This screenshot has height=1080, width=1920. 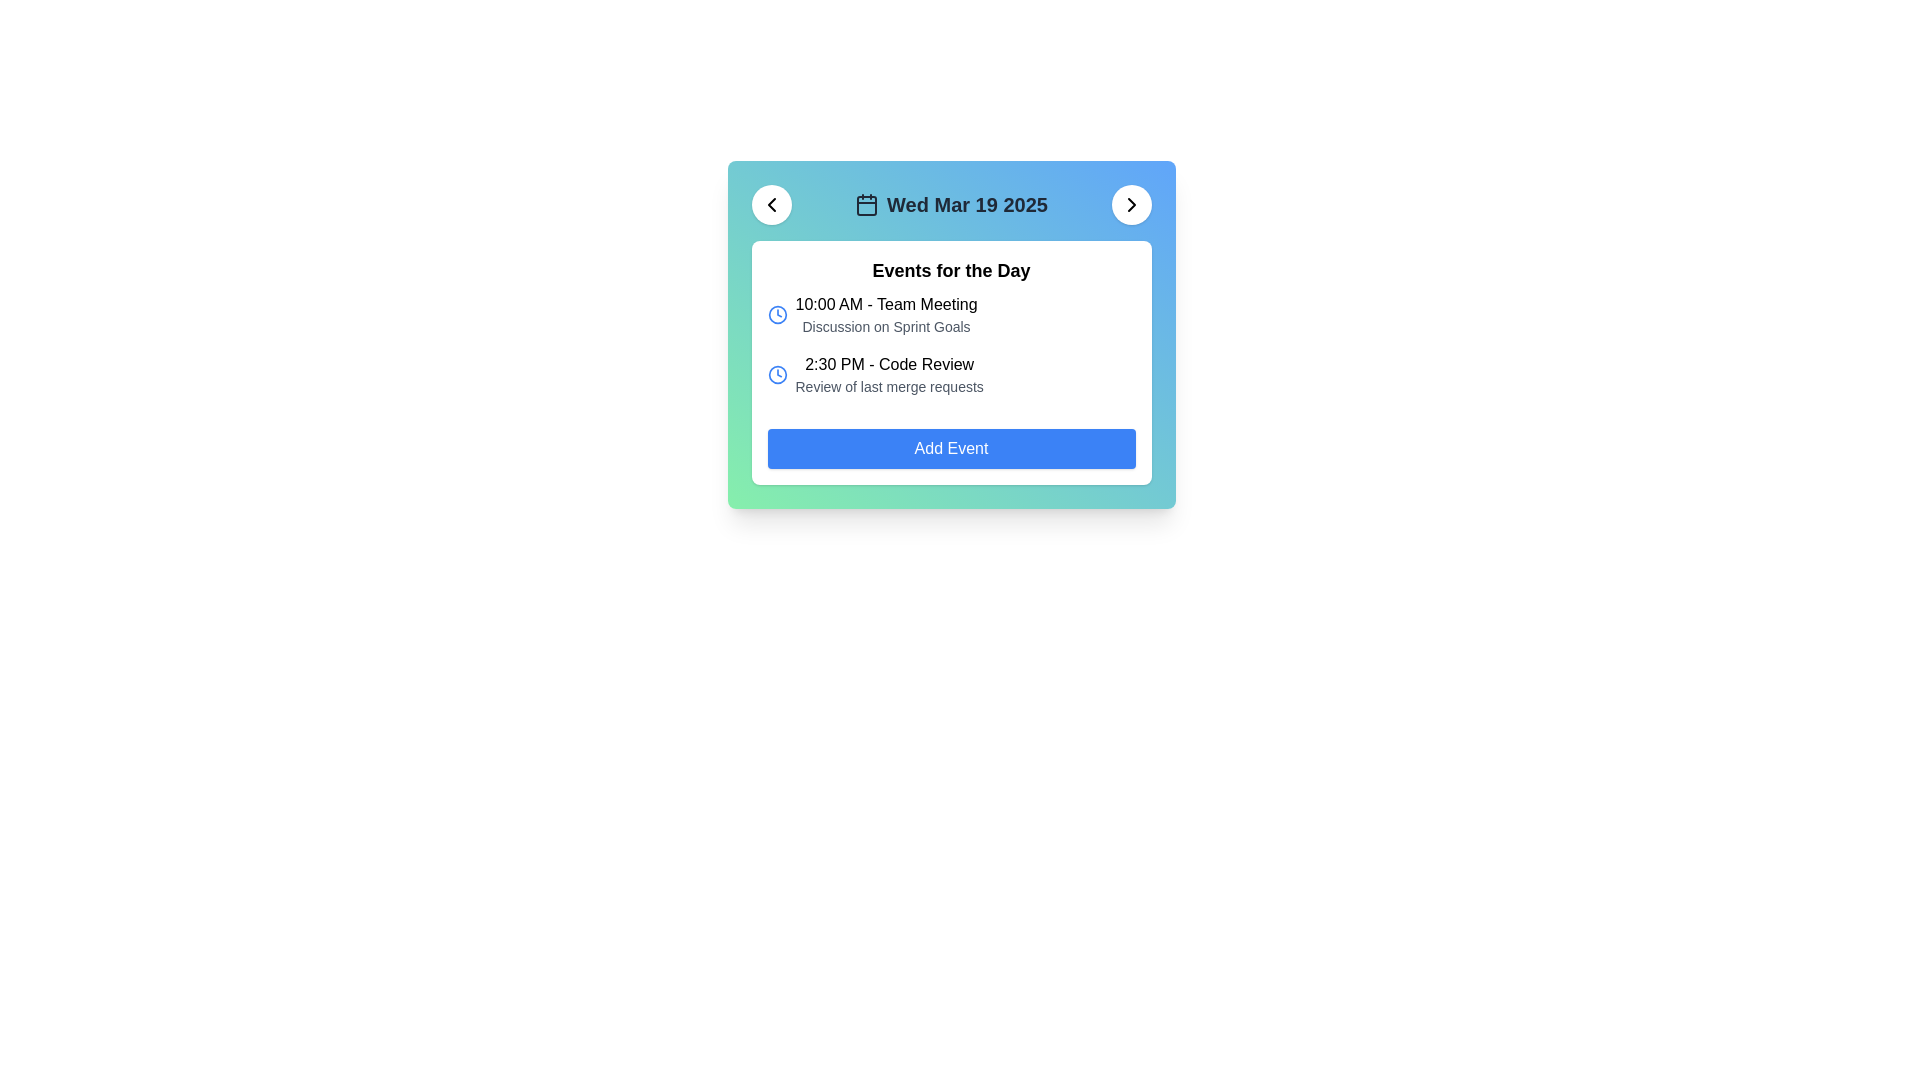 What do you see at coordinates (950, 204) in the screenshot?
I see `the date 'Wed Mar 19 2025'` at bounding box center [950, 204].